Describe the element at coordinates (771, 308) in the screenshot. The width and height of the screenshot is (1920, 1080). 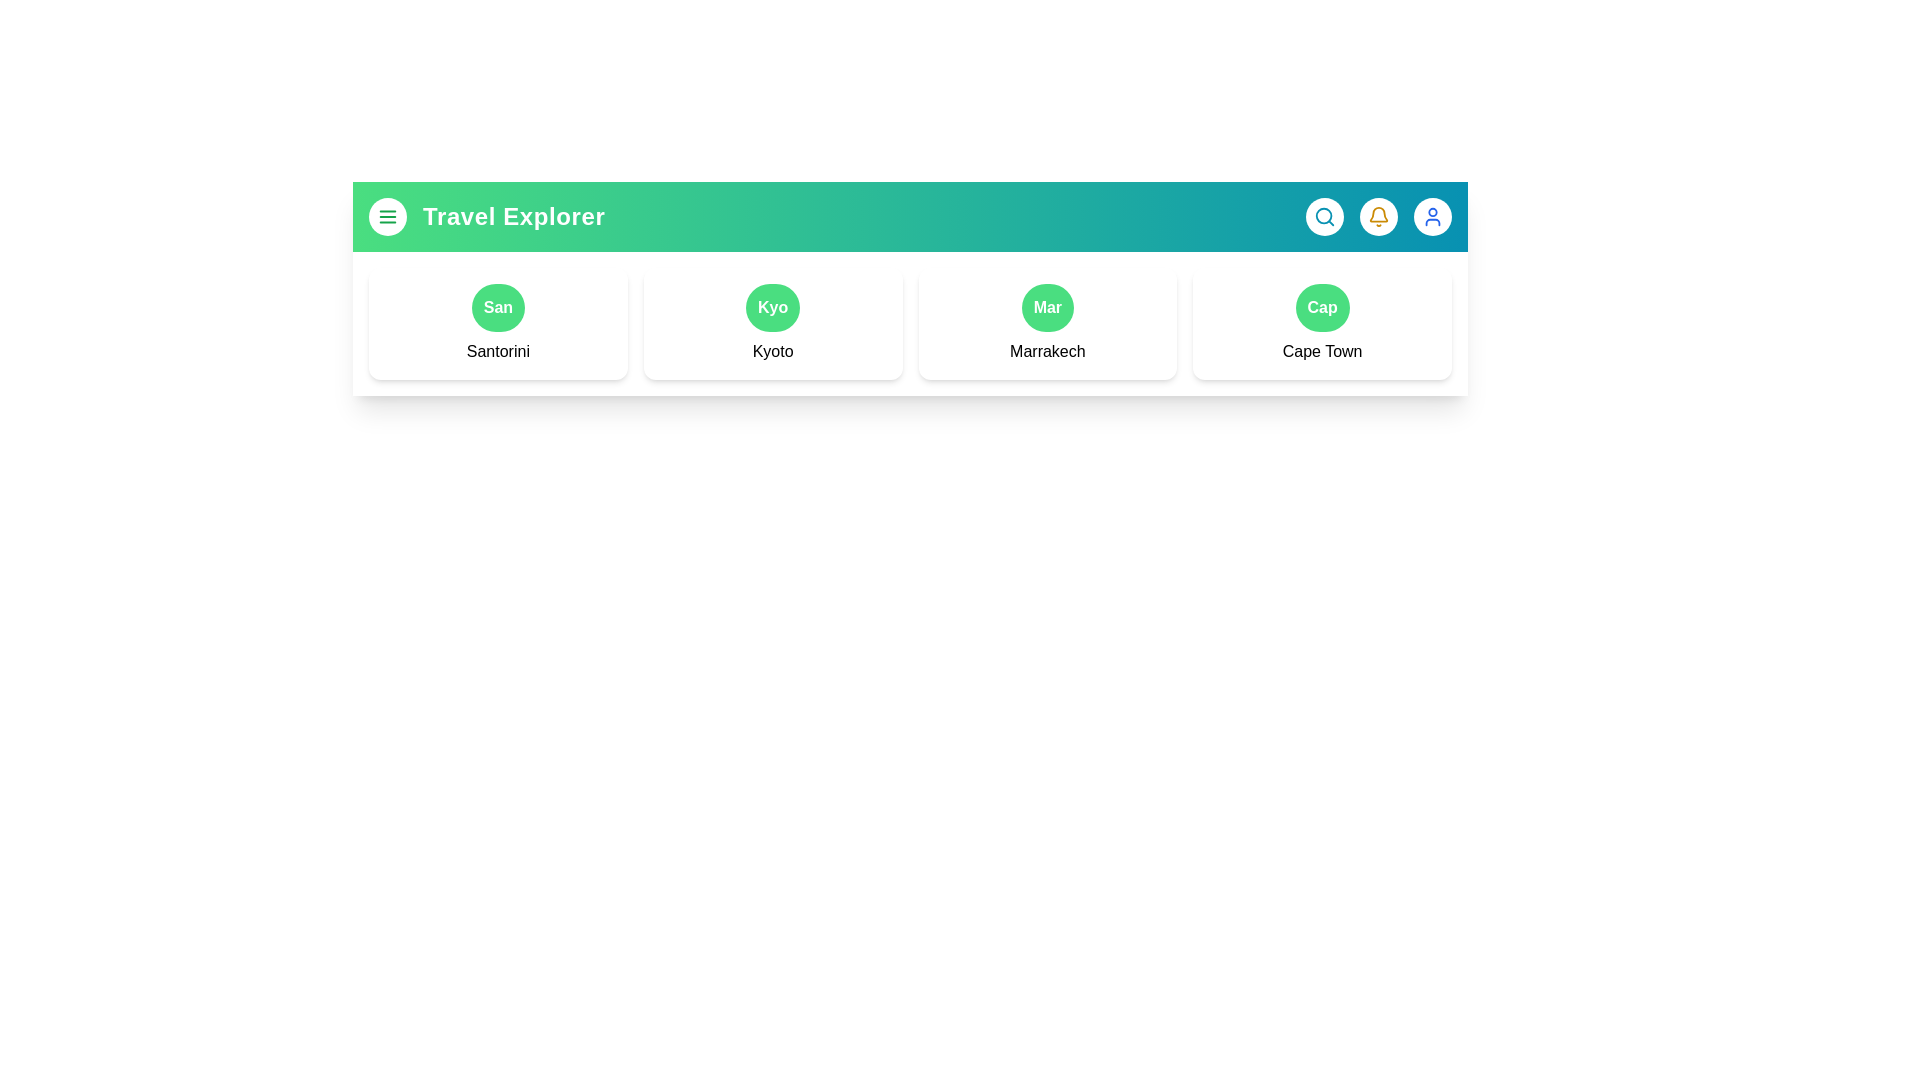
I see `the destination button labeled Kyoto` at that location.